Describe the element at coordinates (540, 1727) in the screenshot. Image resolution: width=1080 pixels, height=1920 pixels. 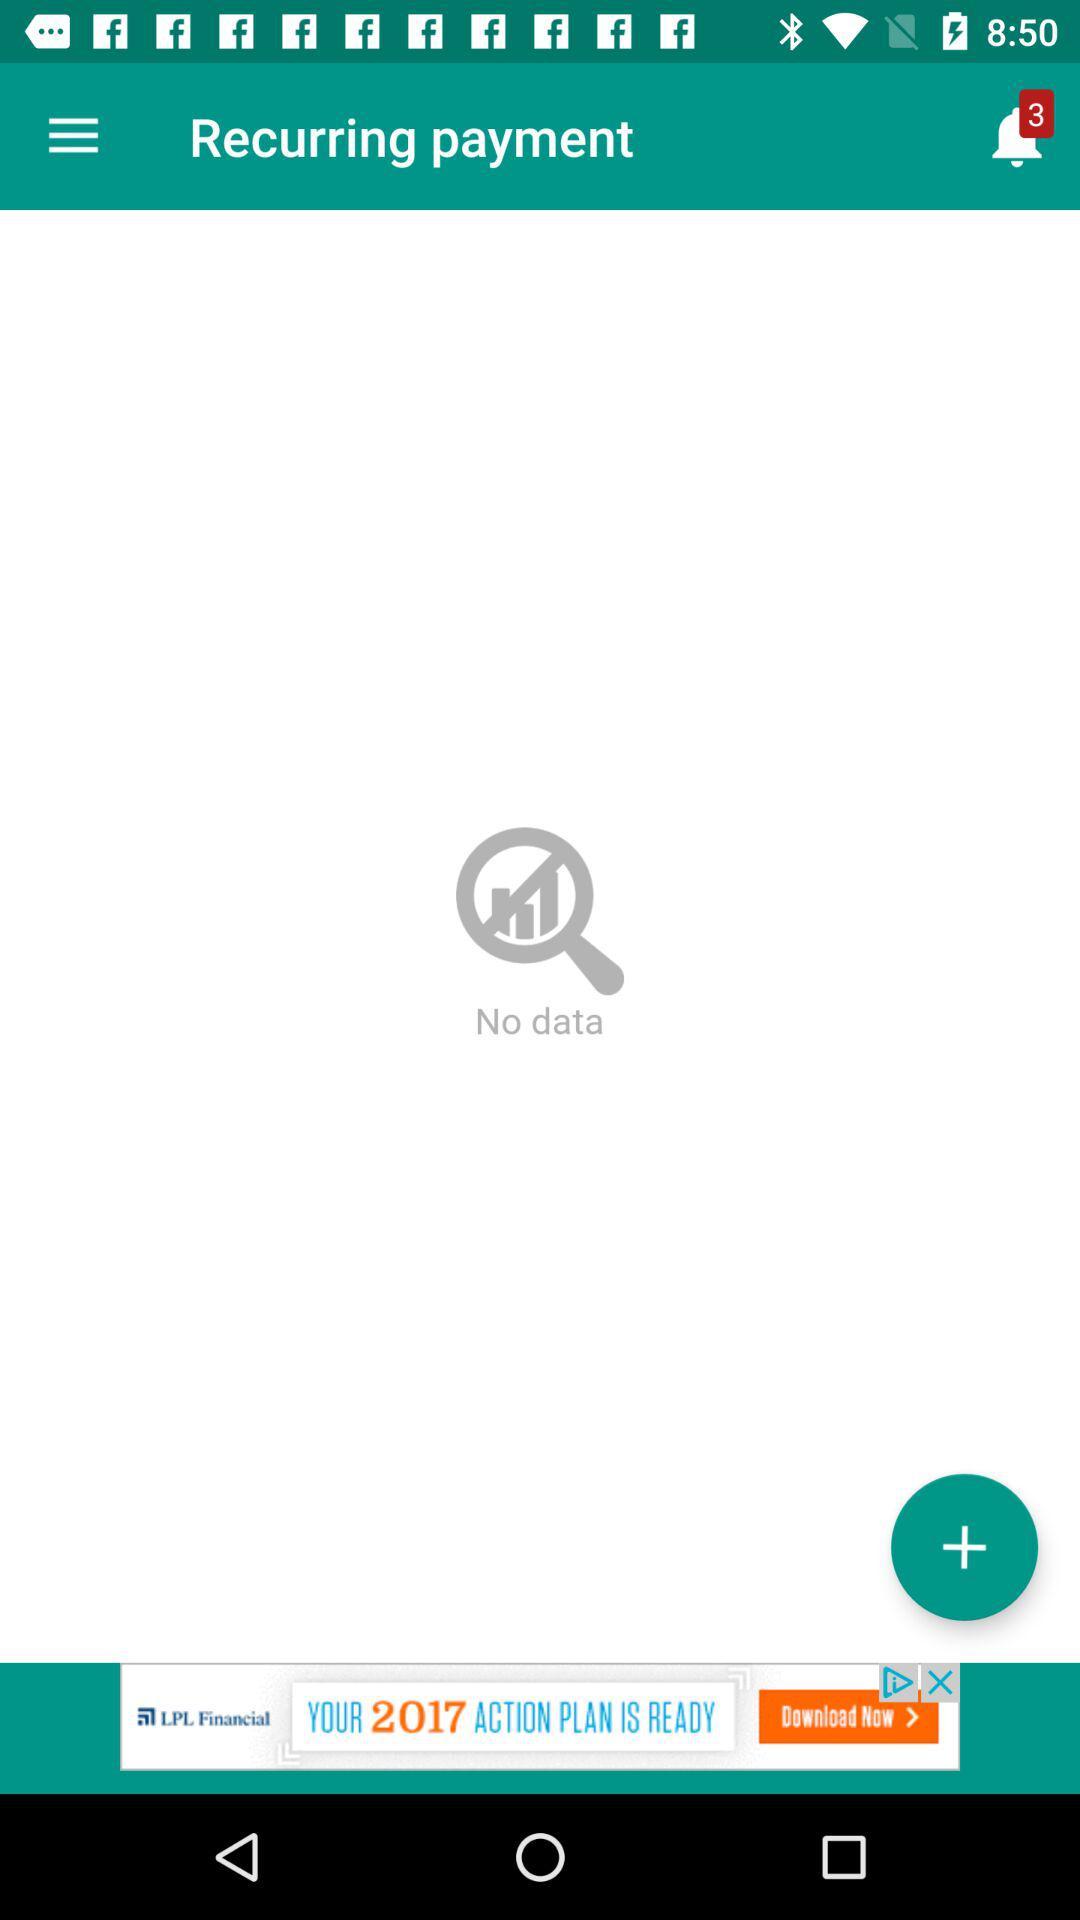
I see `open lpl financial app` at that location.